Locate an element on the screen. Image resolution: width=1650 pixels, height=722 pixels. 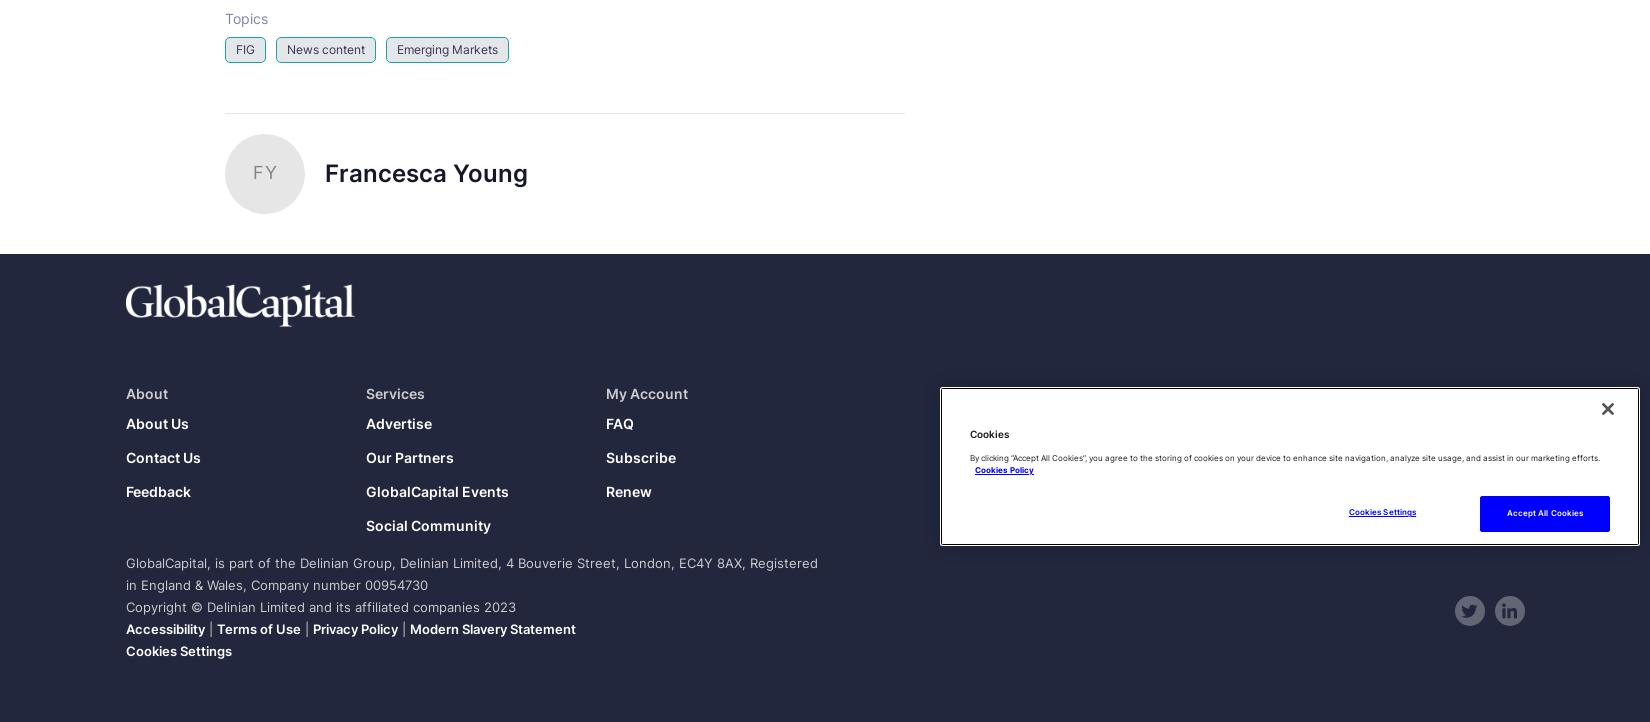
'Cookies Settings' is located at coordinates (178, 651).